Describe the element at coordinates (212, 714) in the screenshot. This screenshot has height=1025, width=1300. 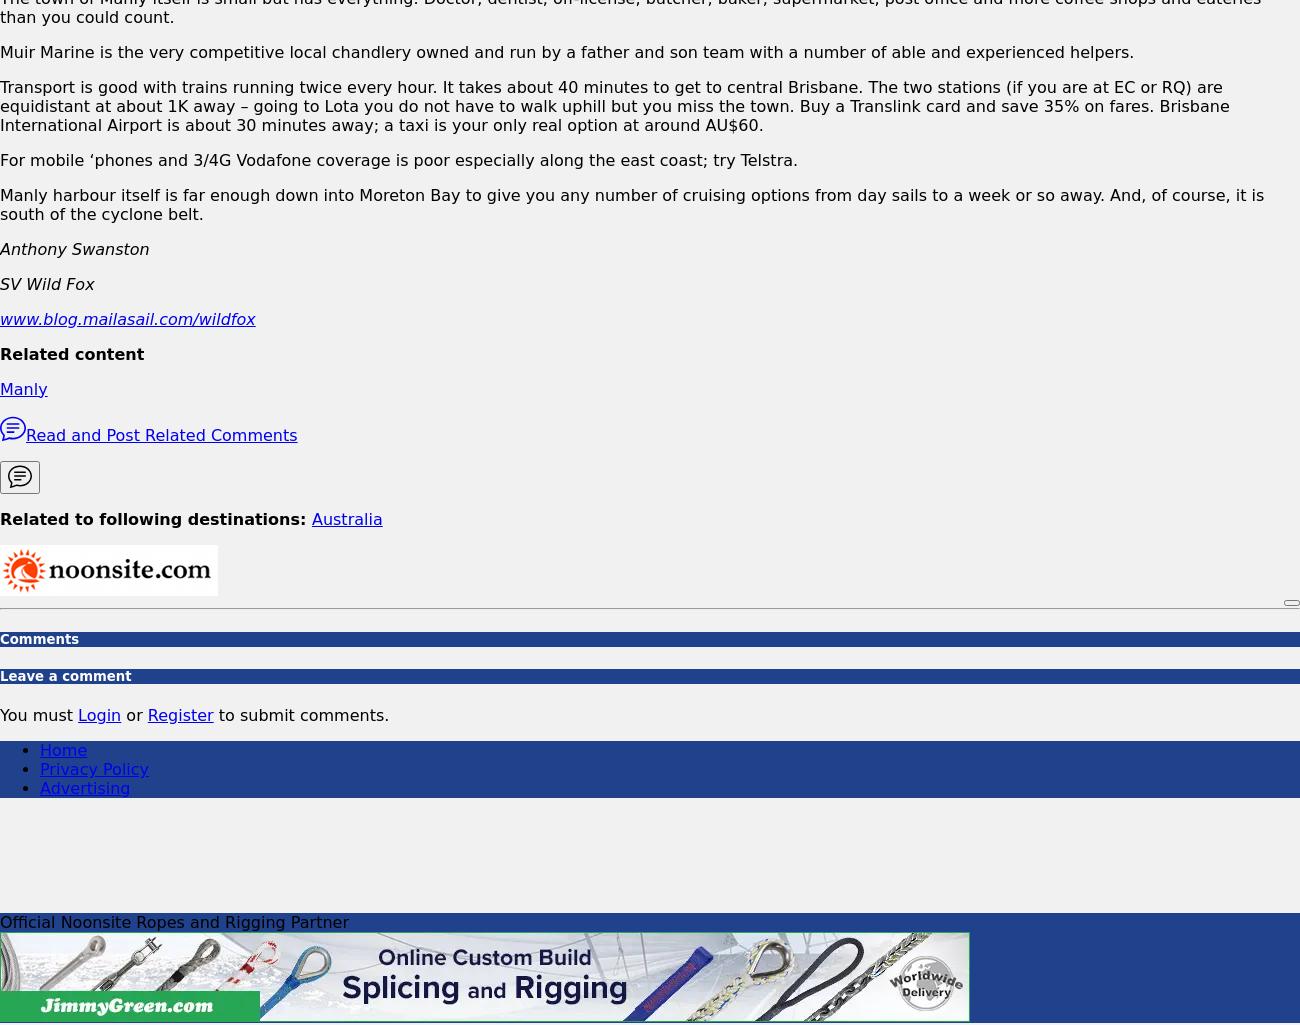
I see `'to submit comments.'` at that location.